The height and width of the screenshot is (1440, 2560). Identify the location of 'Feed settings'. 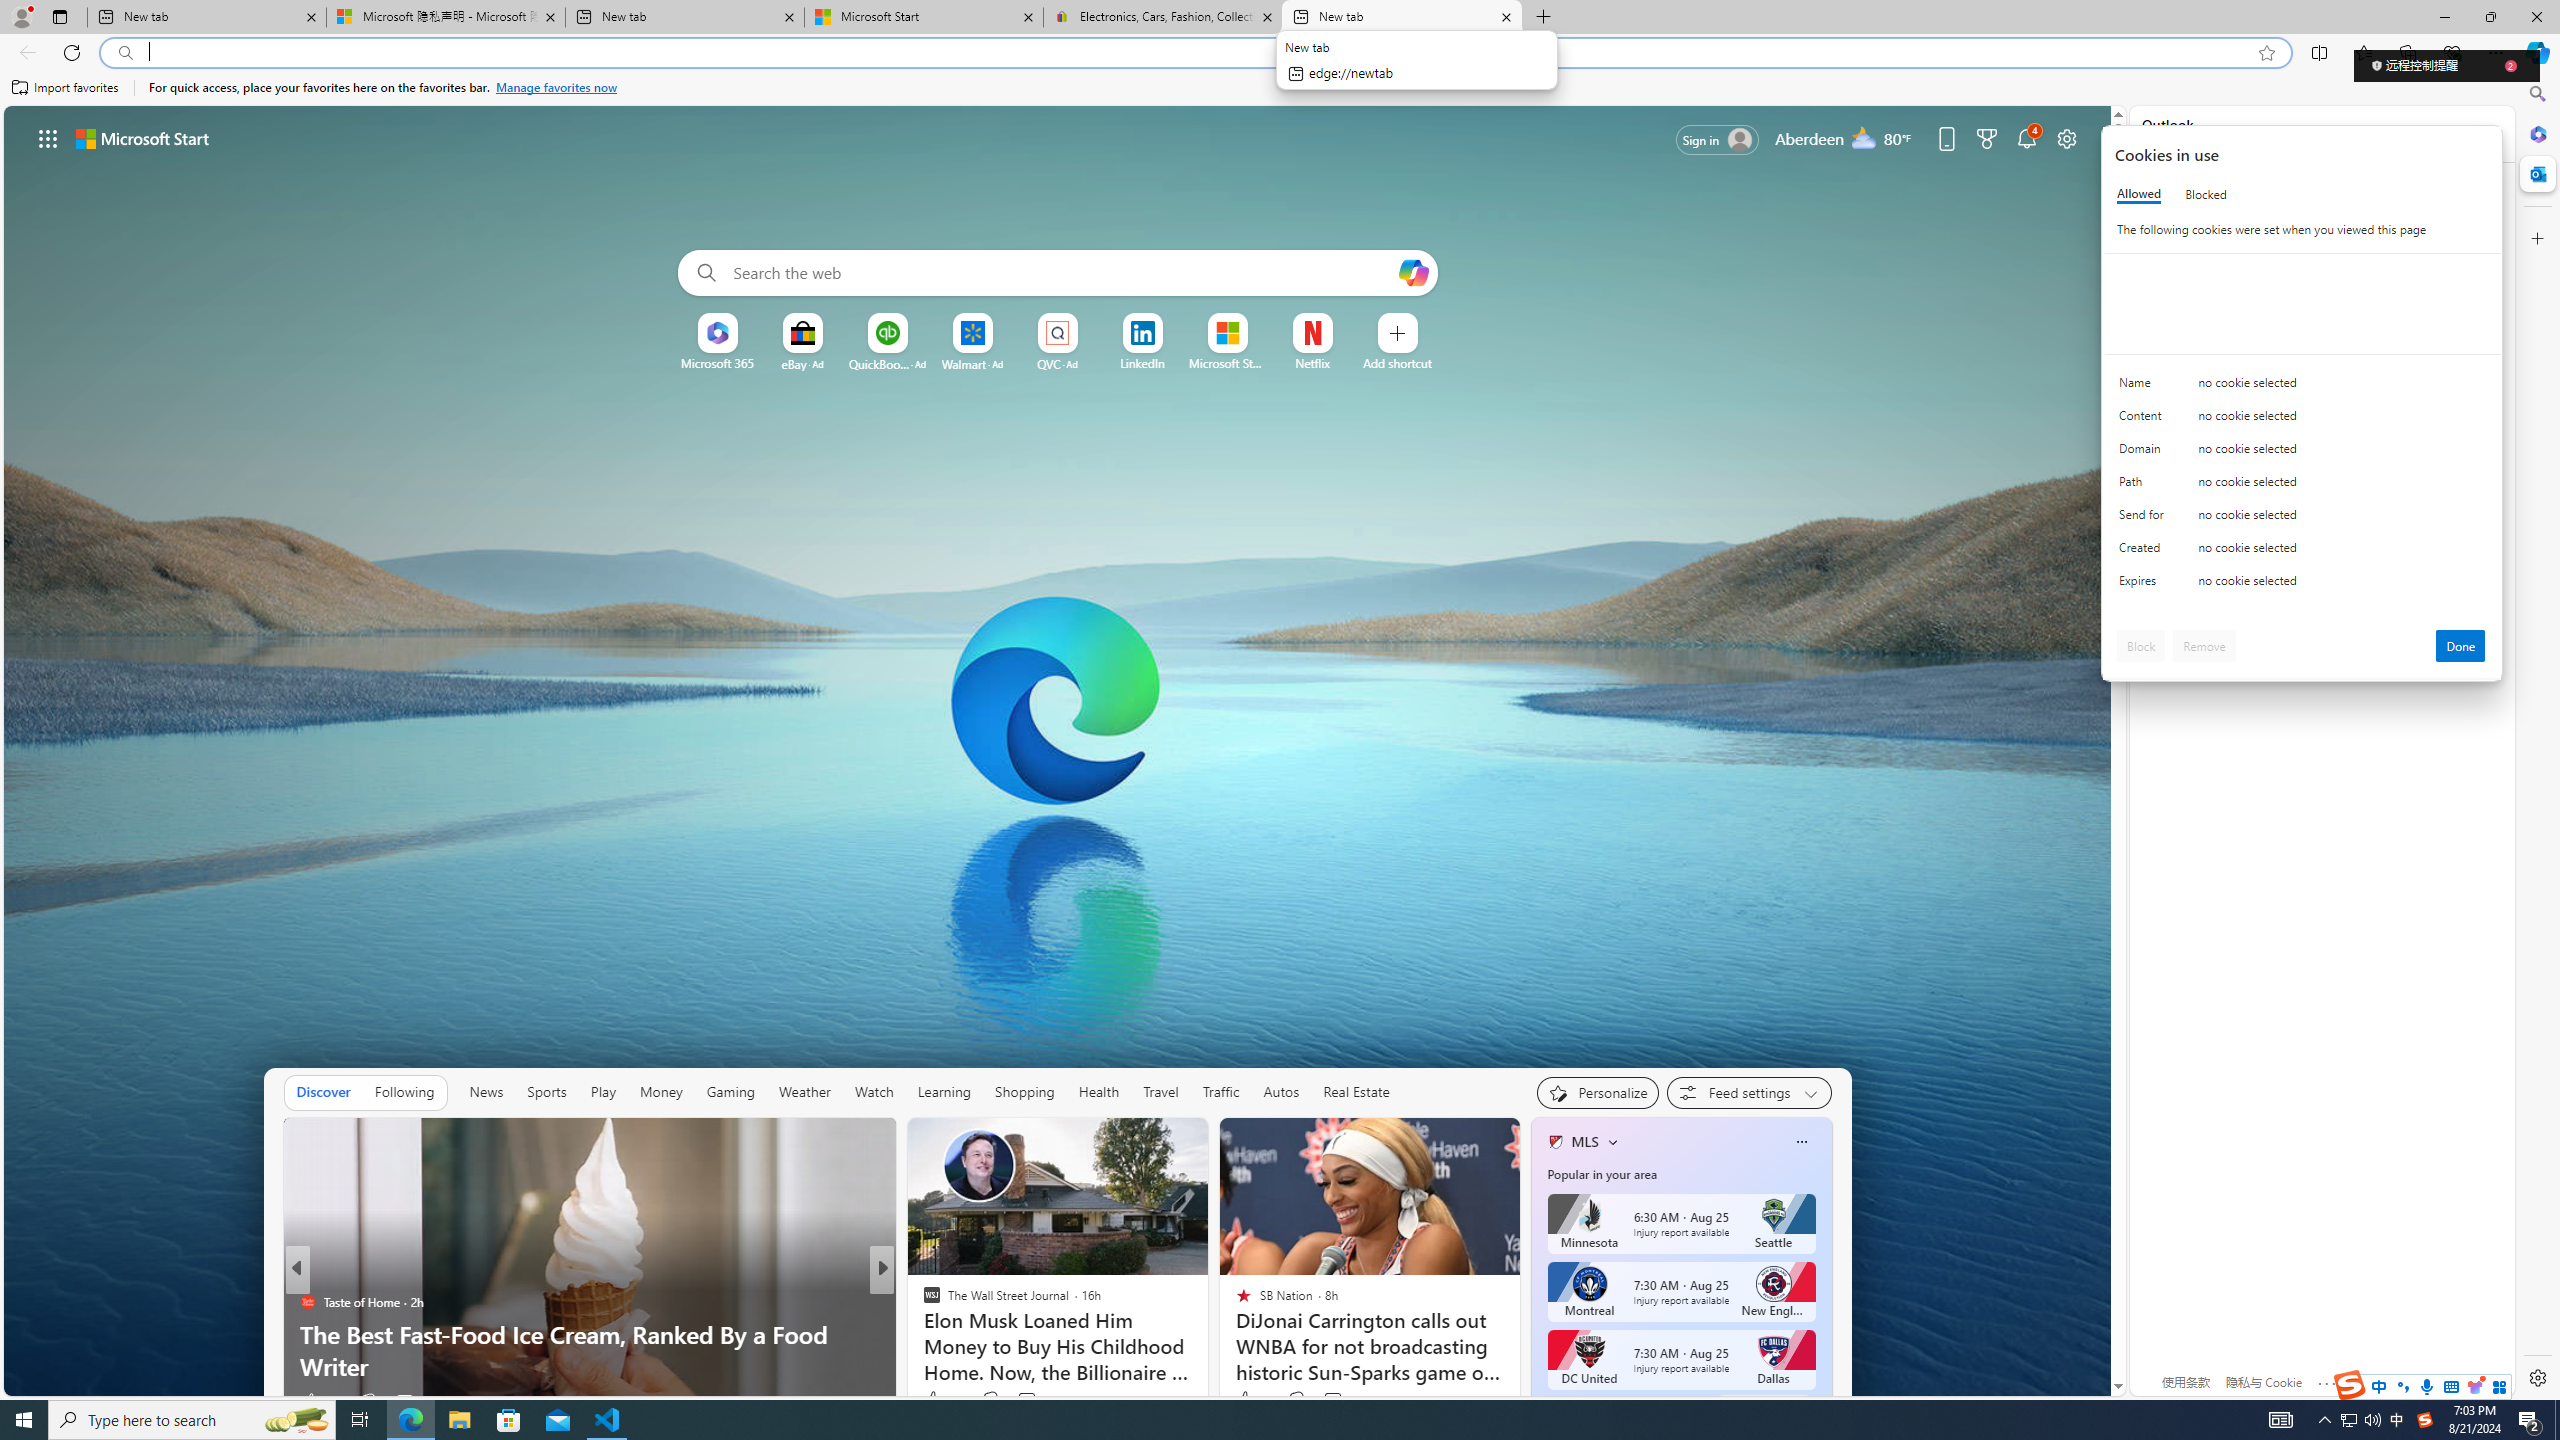
(1748, 1091).